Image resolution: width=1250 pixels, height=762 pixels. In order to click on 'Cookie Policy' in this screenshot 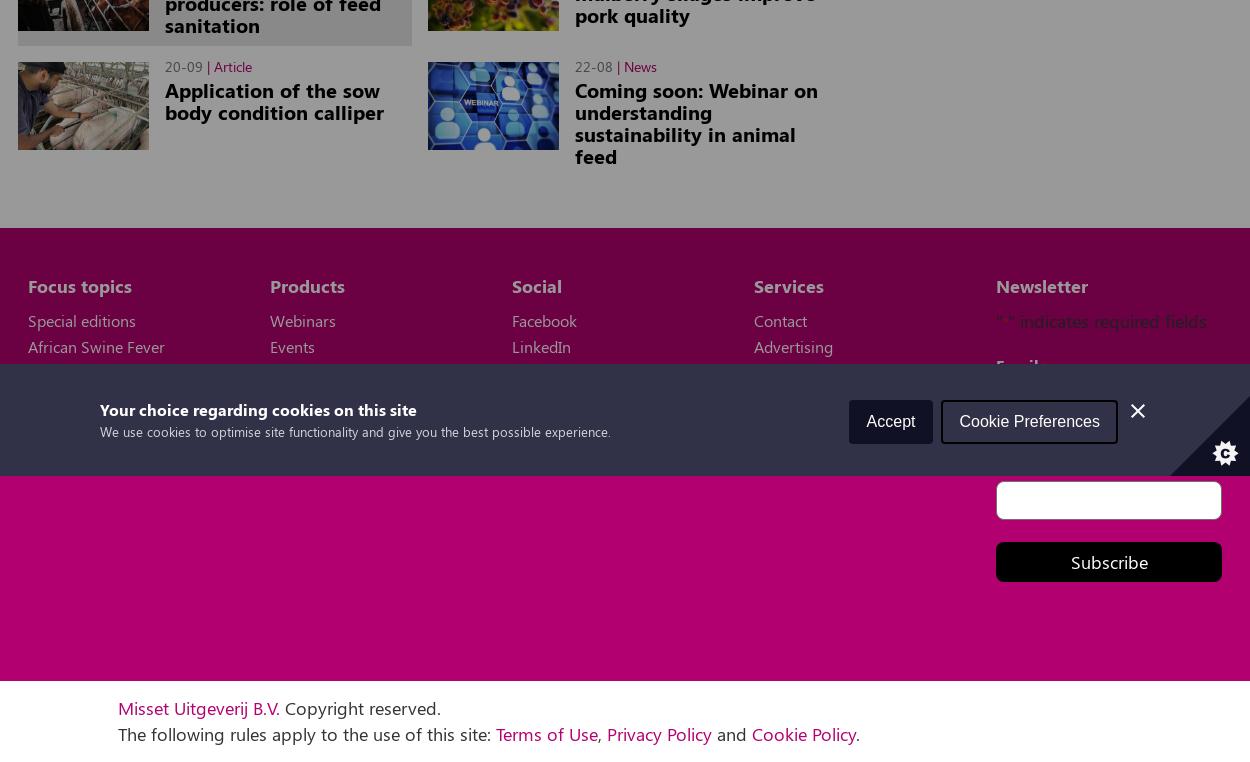, I will do `click(752, 732)`.